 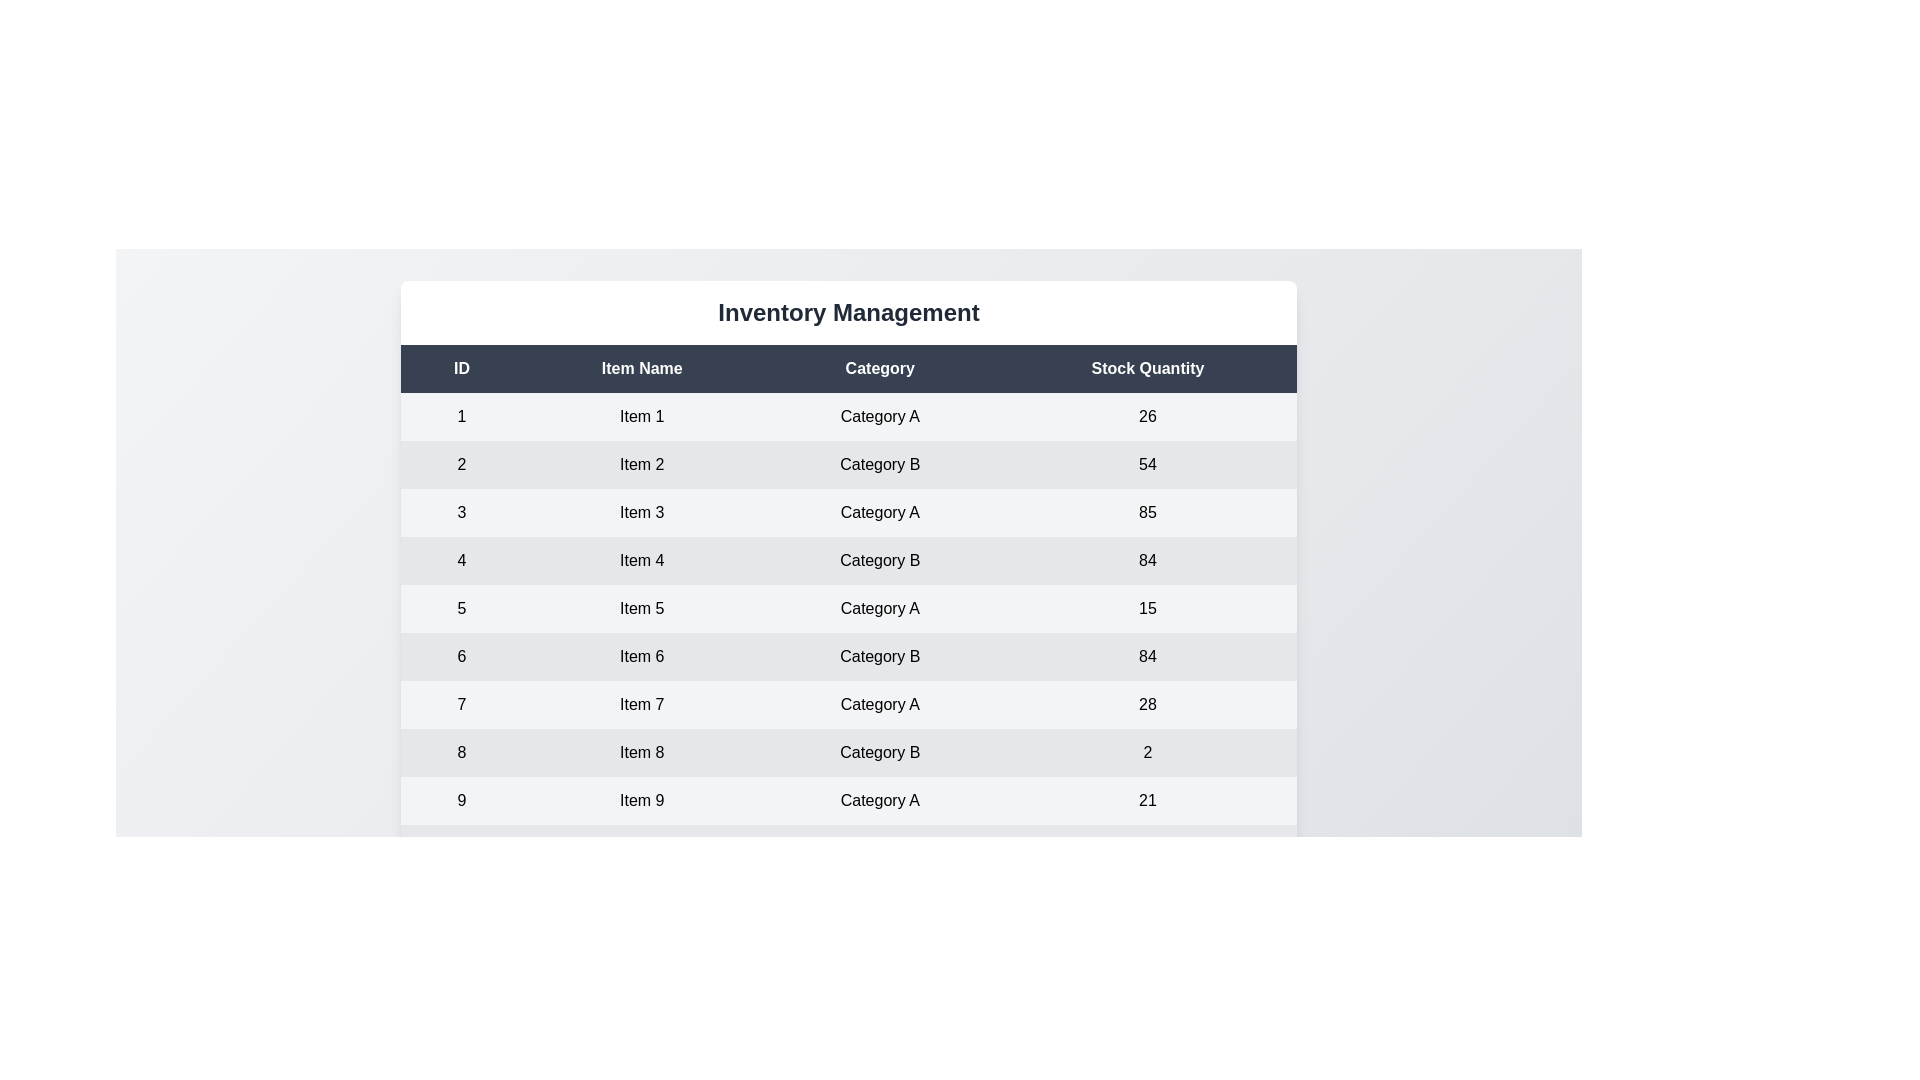 What do you see at coordinates (642, 369) in the screenshot?
I see `the header Item Name in the table` at bounding box center [642, 369].